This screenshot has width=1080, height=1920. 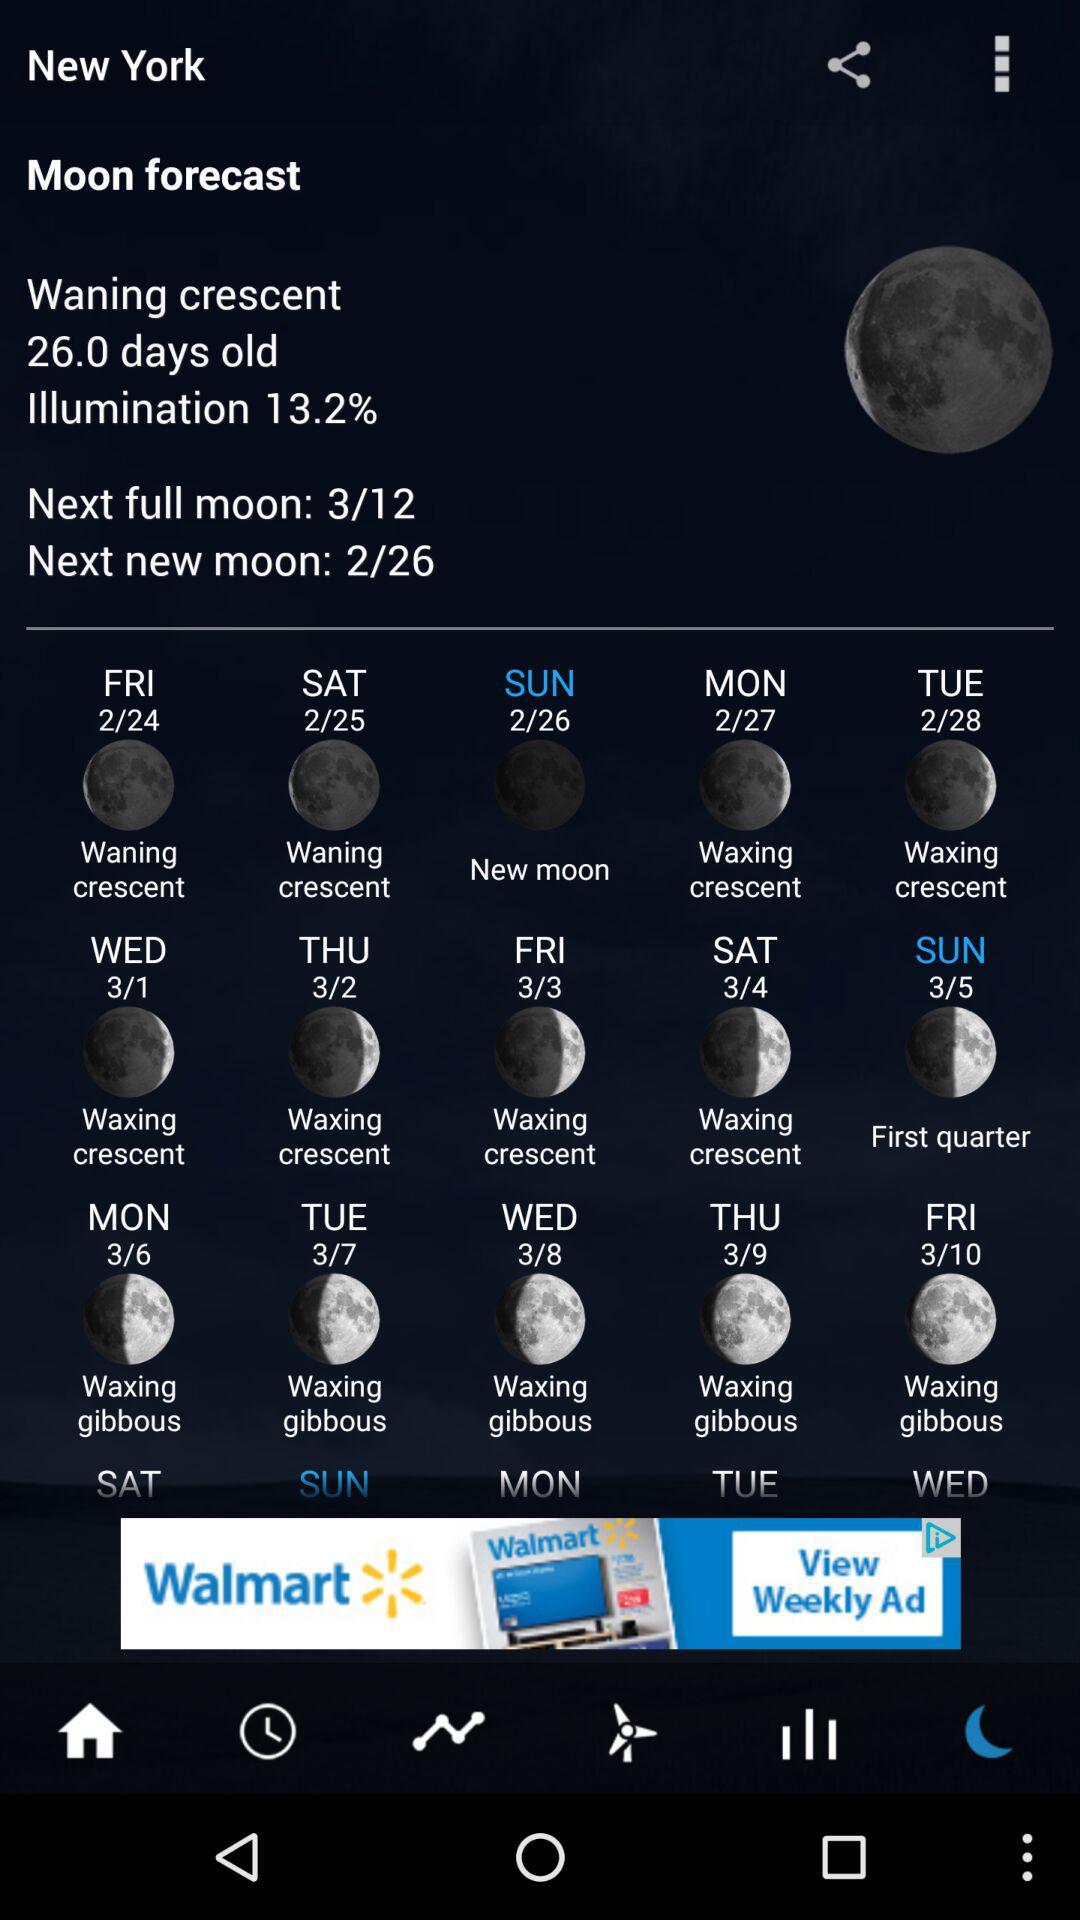 What do you see at coordinates (540, 1582) in the screenshot?
I see `go walmart` at bounding box center [540, 1582].